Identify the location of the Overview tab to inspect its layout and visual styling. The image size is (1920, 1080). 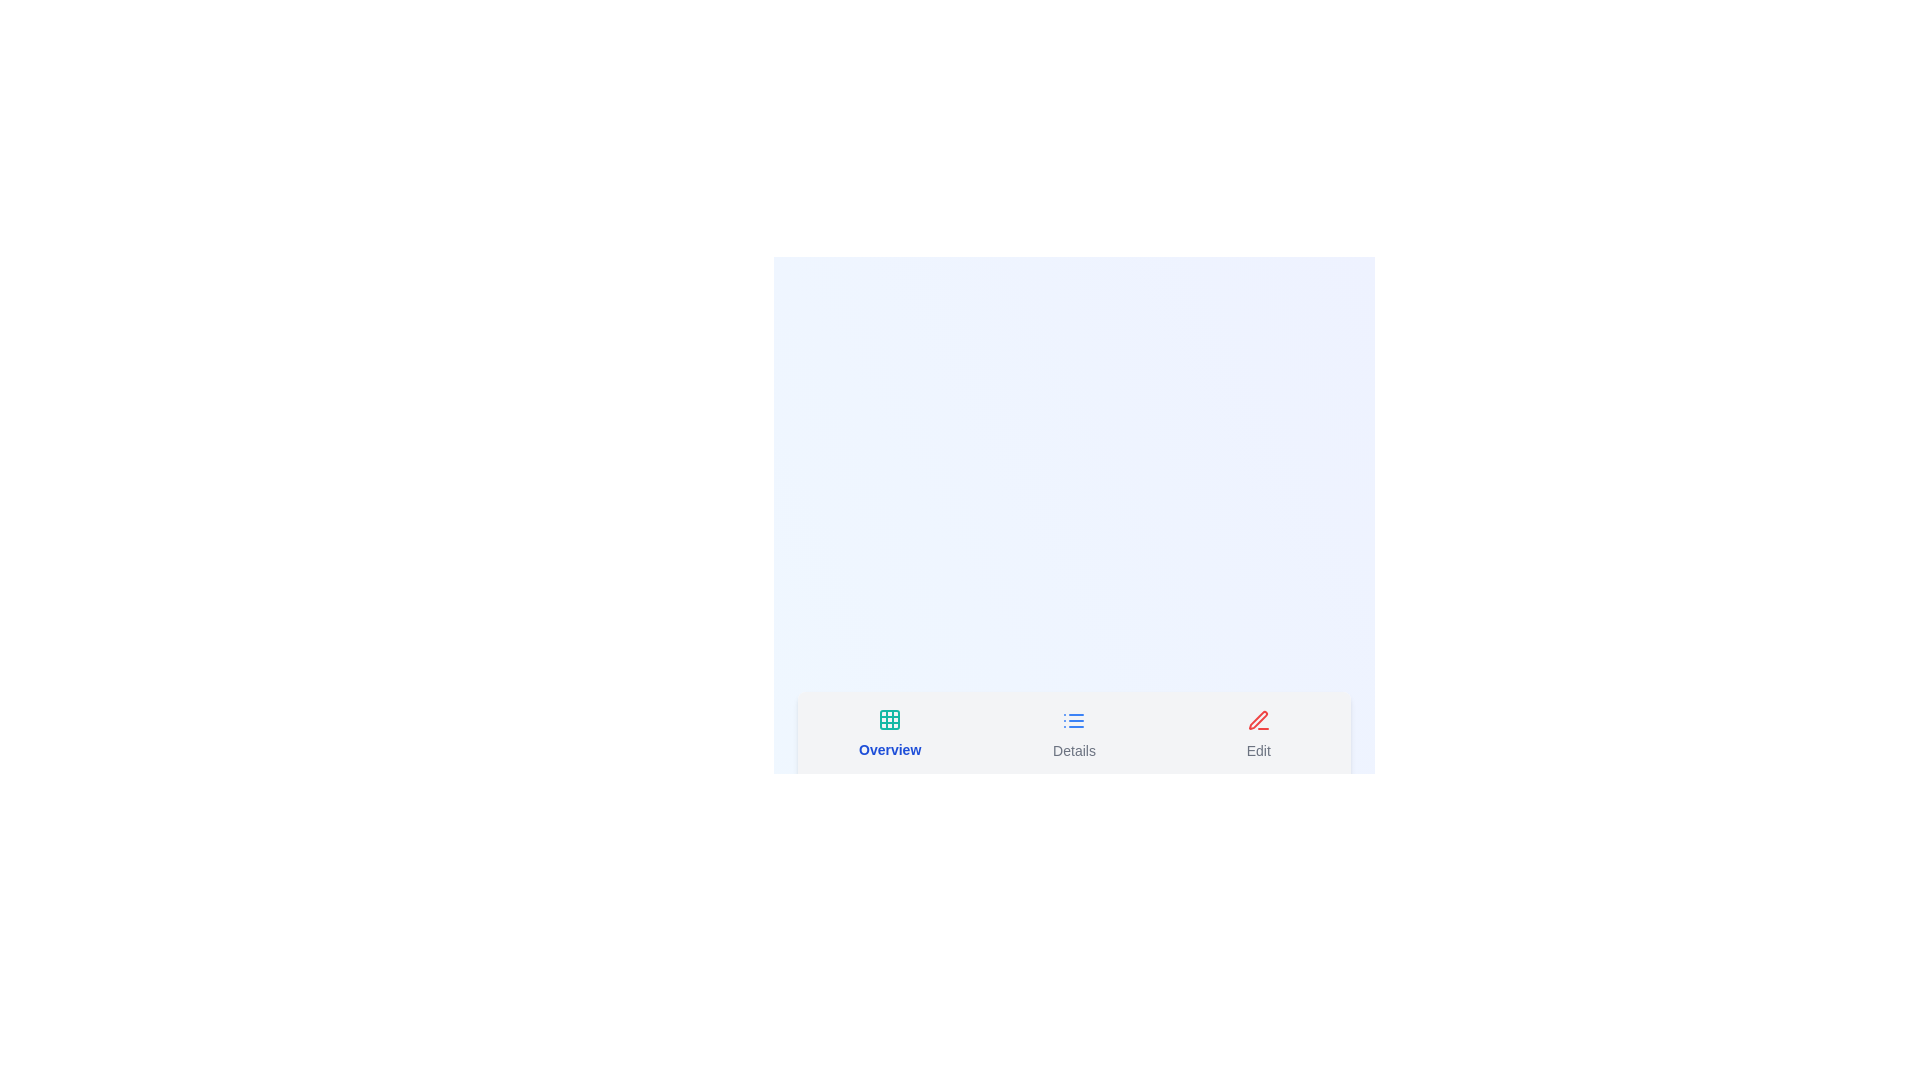
(888, 735).